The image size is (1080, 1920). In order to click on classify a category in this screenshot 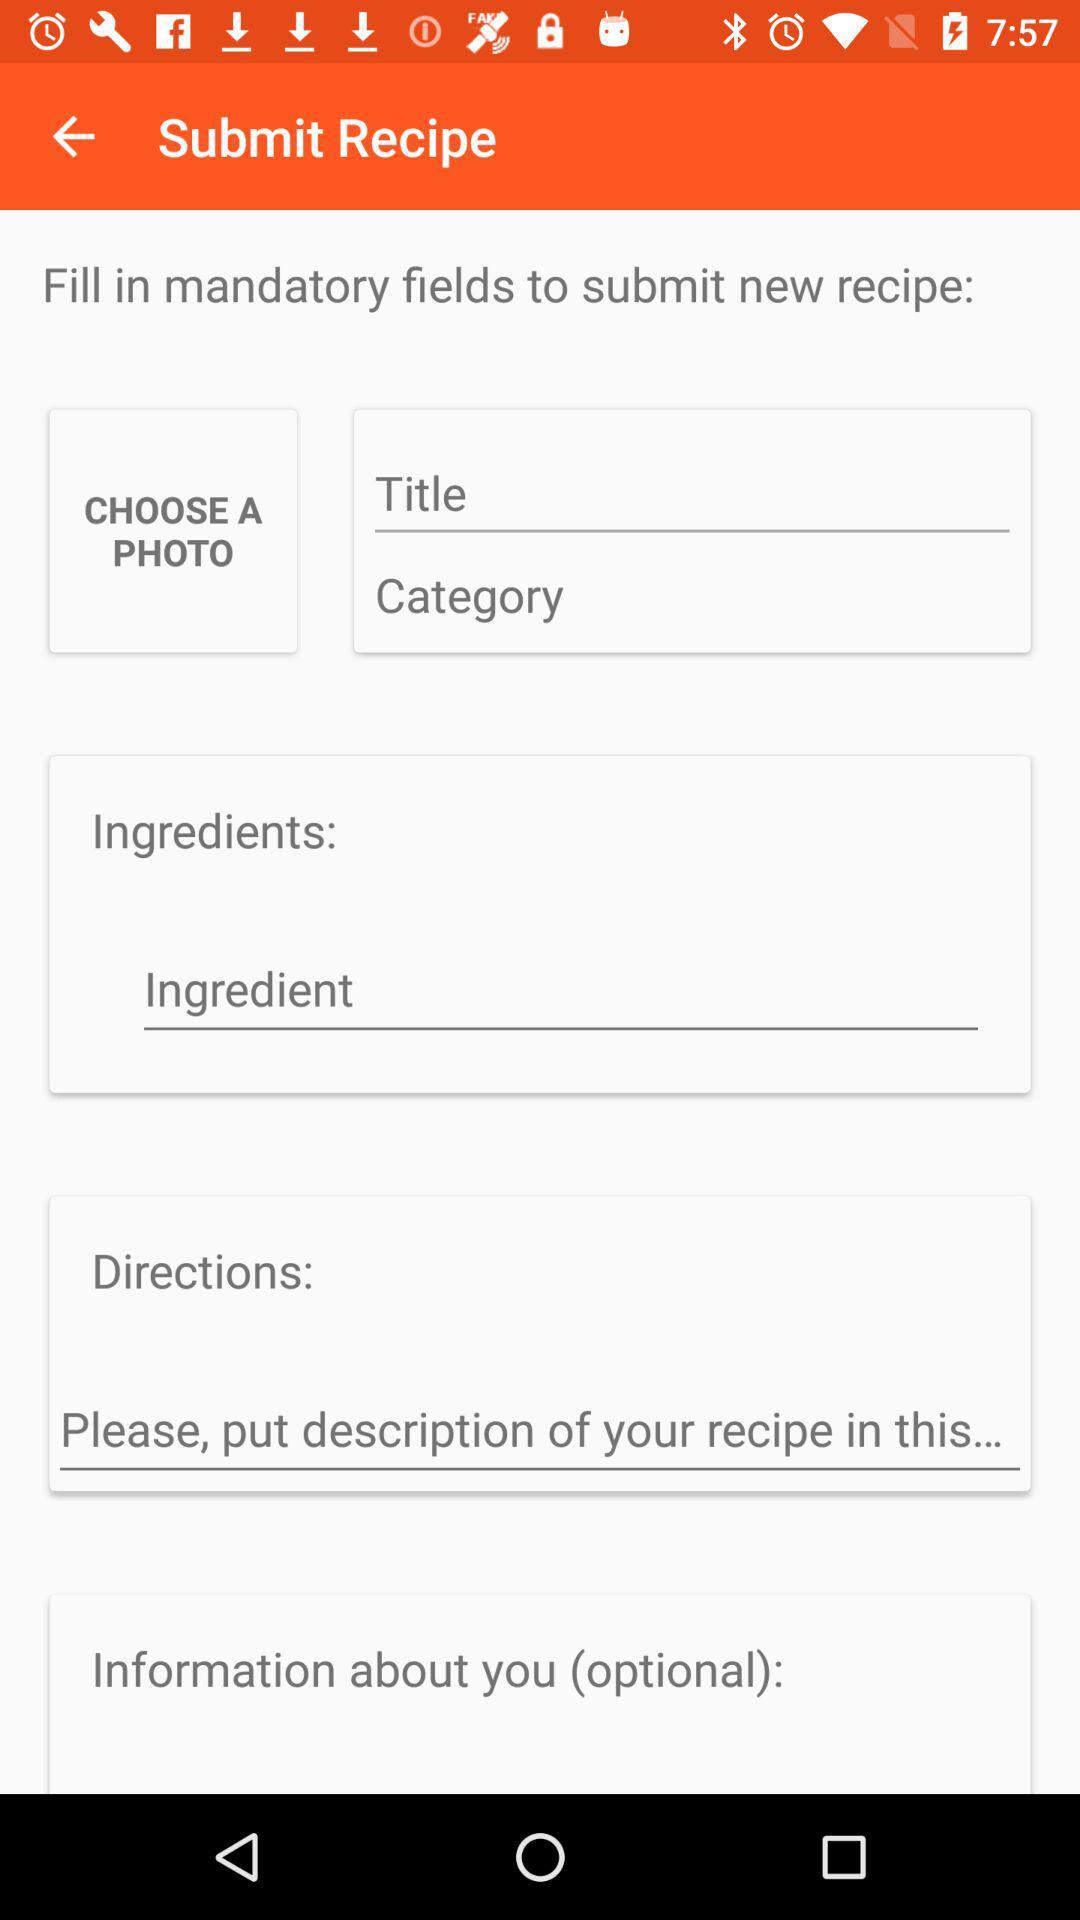, I will do `click(691, 595)`.